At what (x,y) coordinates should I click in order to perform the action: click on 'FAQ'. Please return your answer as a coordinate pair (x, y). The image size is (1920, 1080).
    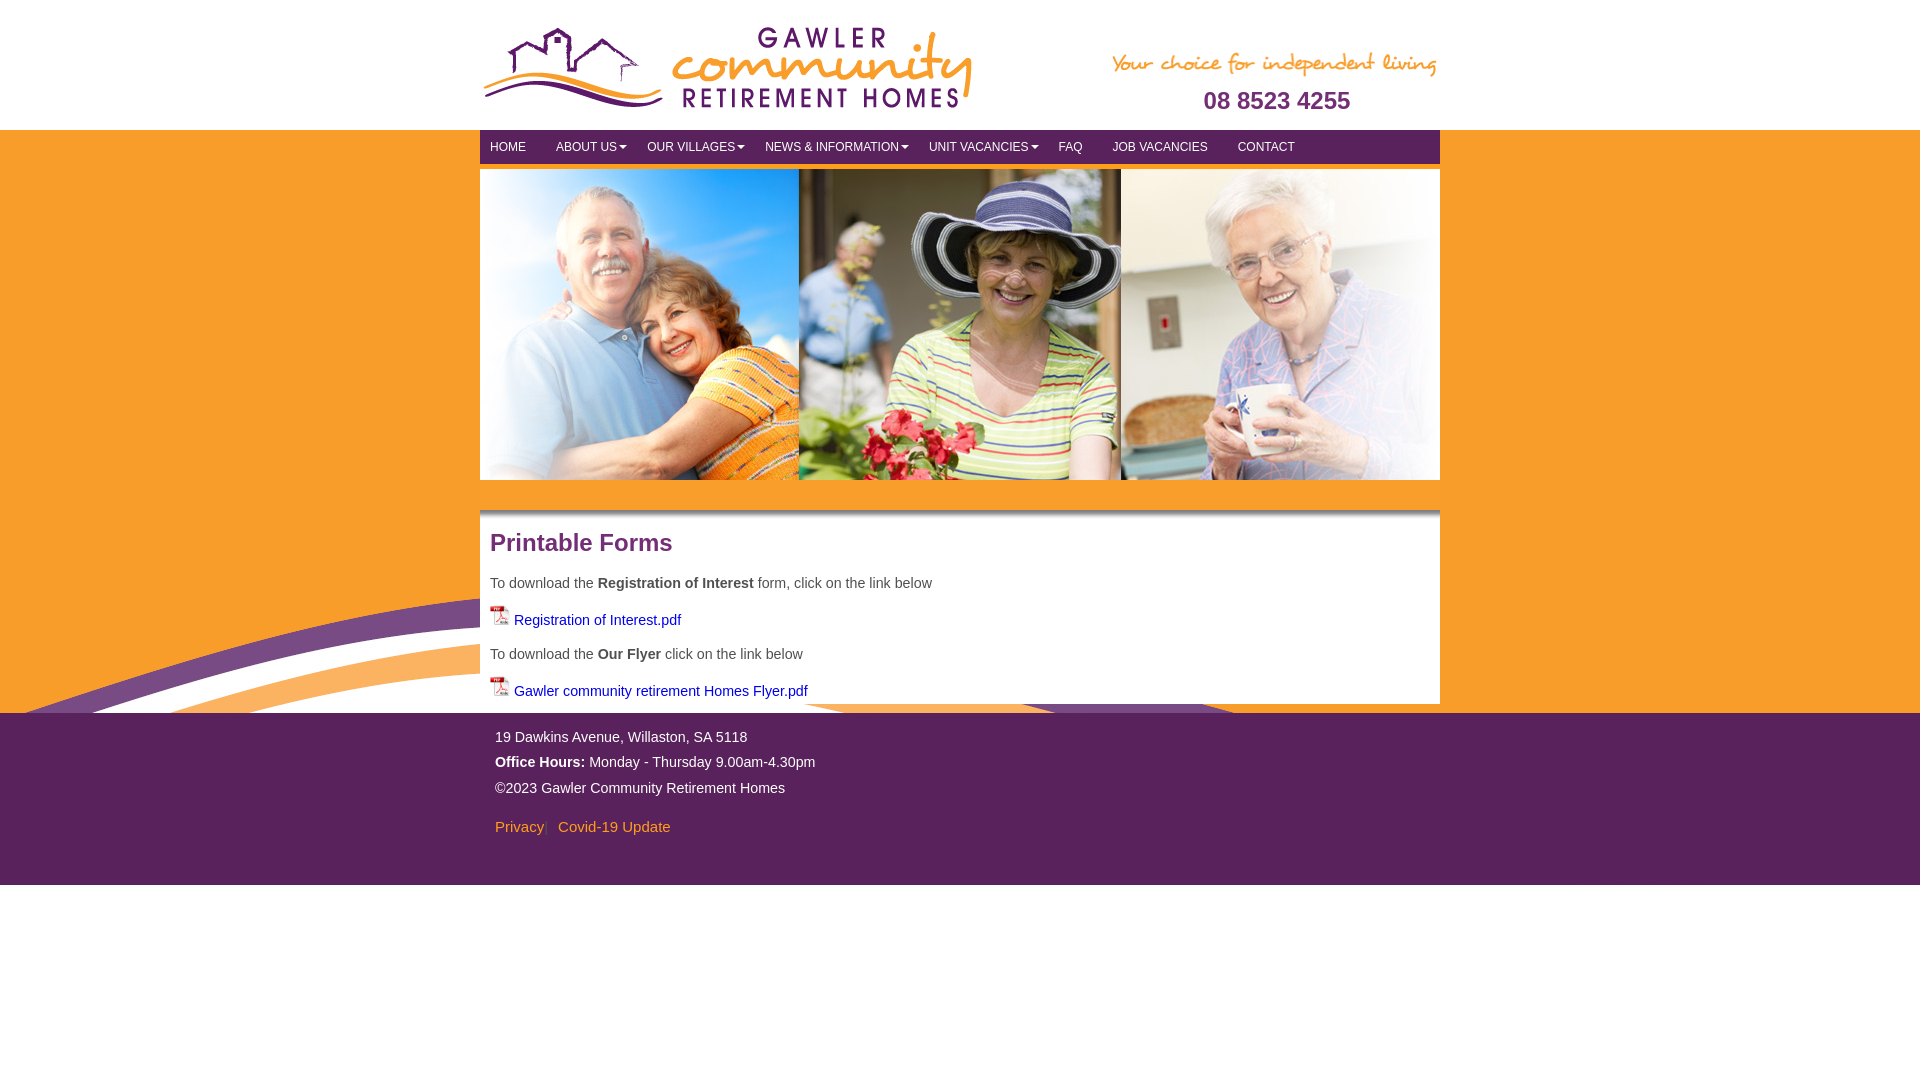
    Looking at the image, I should click on (1074, 145).